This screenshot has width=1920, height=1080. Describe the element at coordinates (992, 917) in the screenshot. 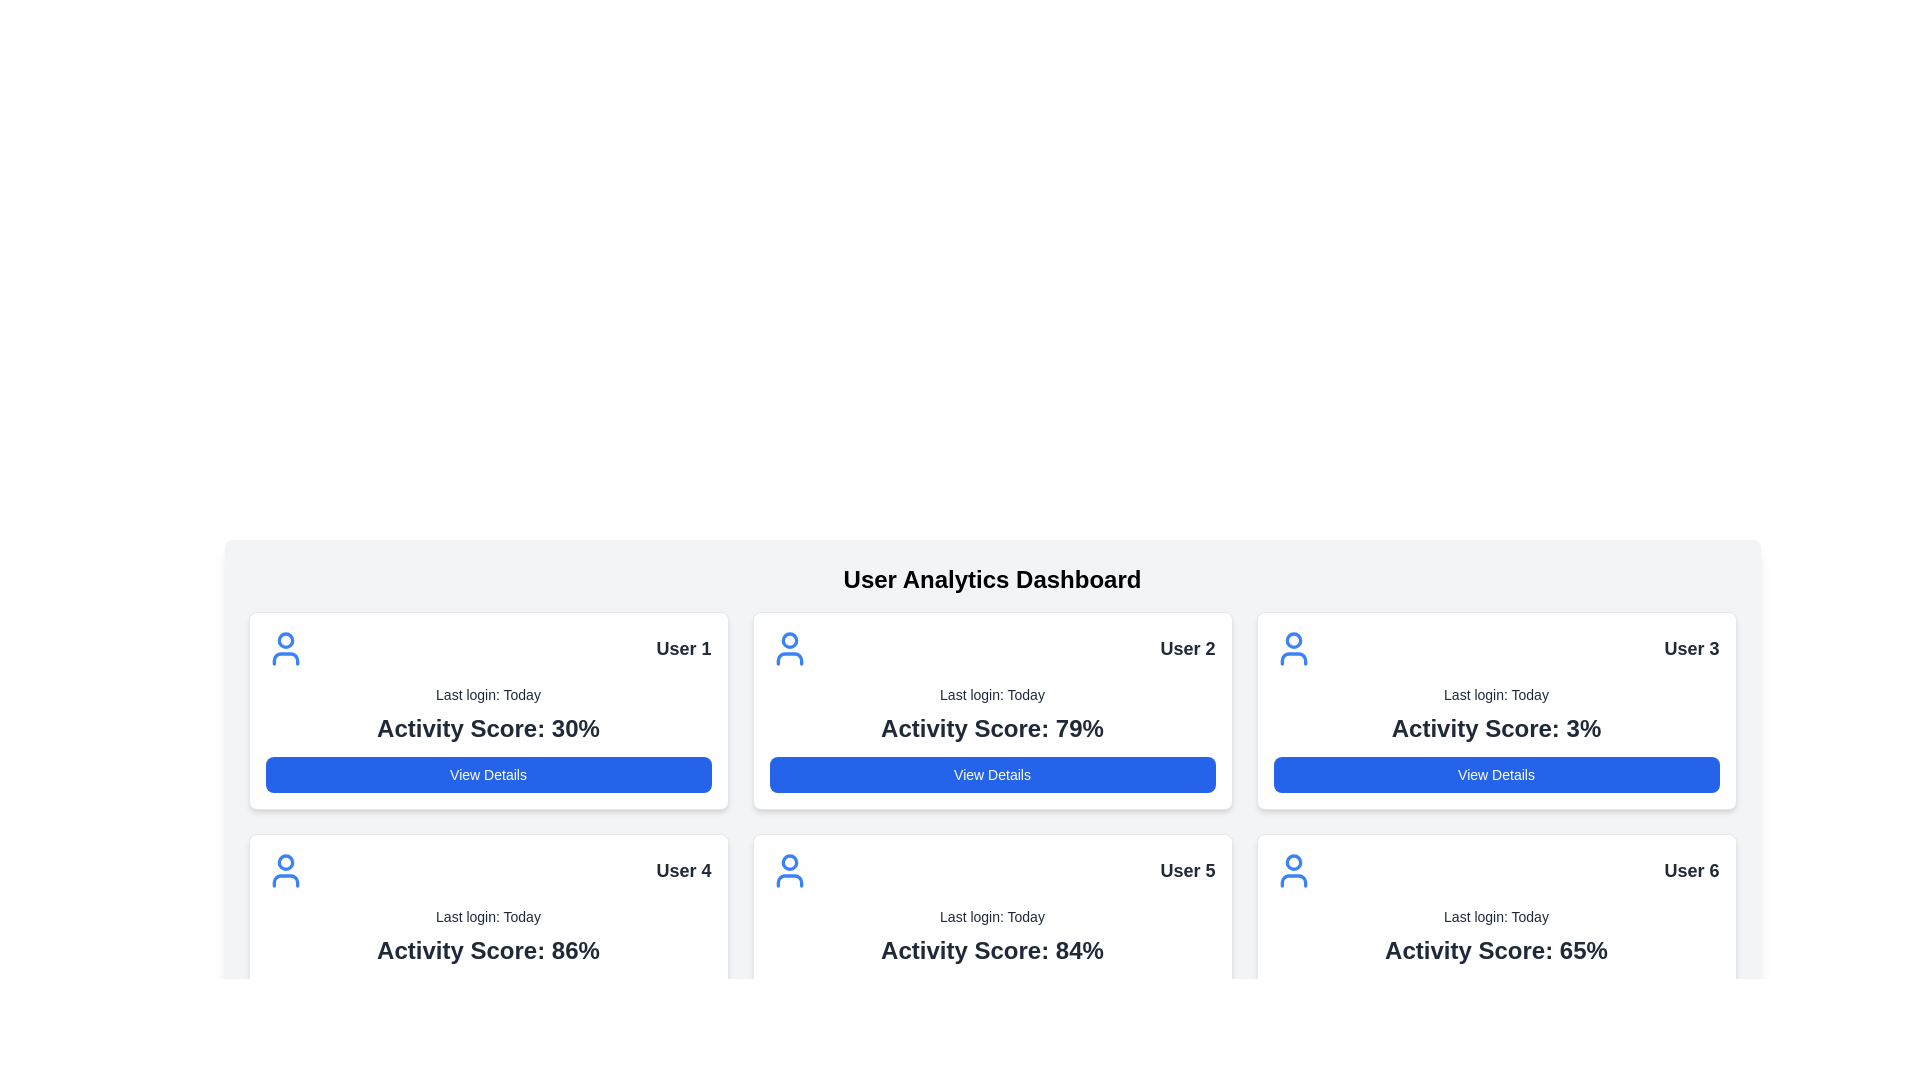

I see `the text label that reads 'Last login: Today', which is located below the title 'User 5' and above 'Activity Score: 84%' in a card structure` at that location.